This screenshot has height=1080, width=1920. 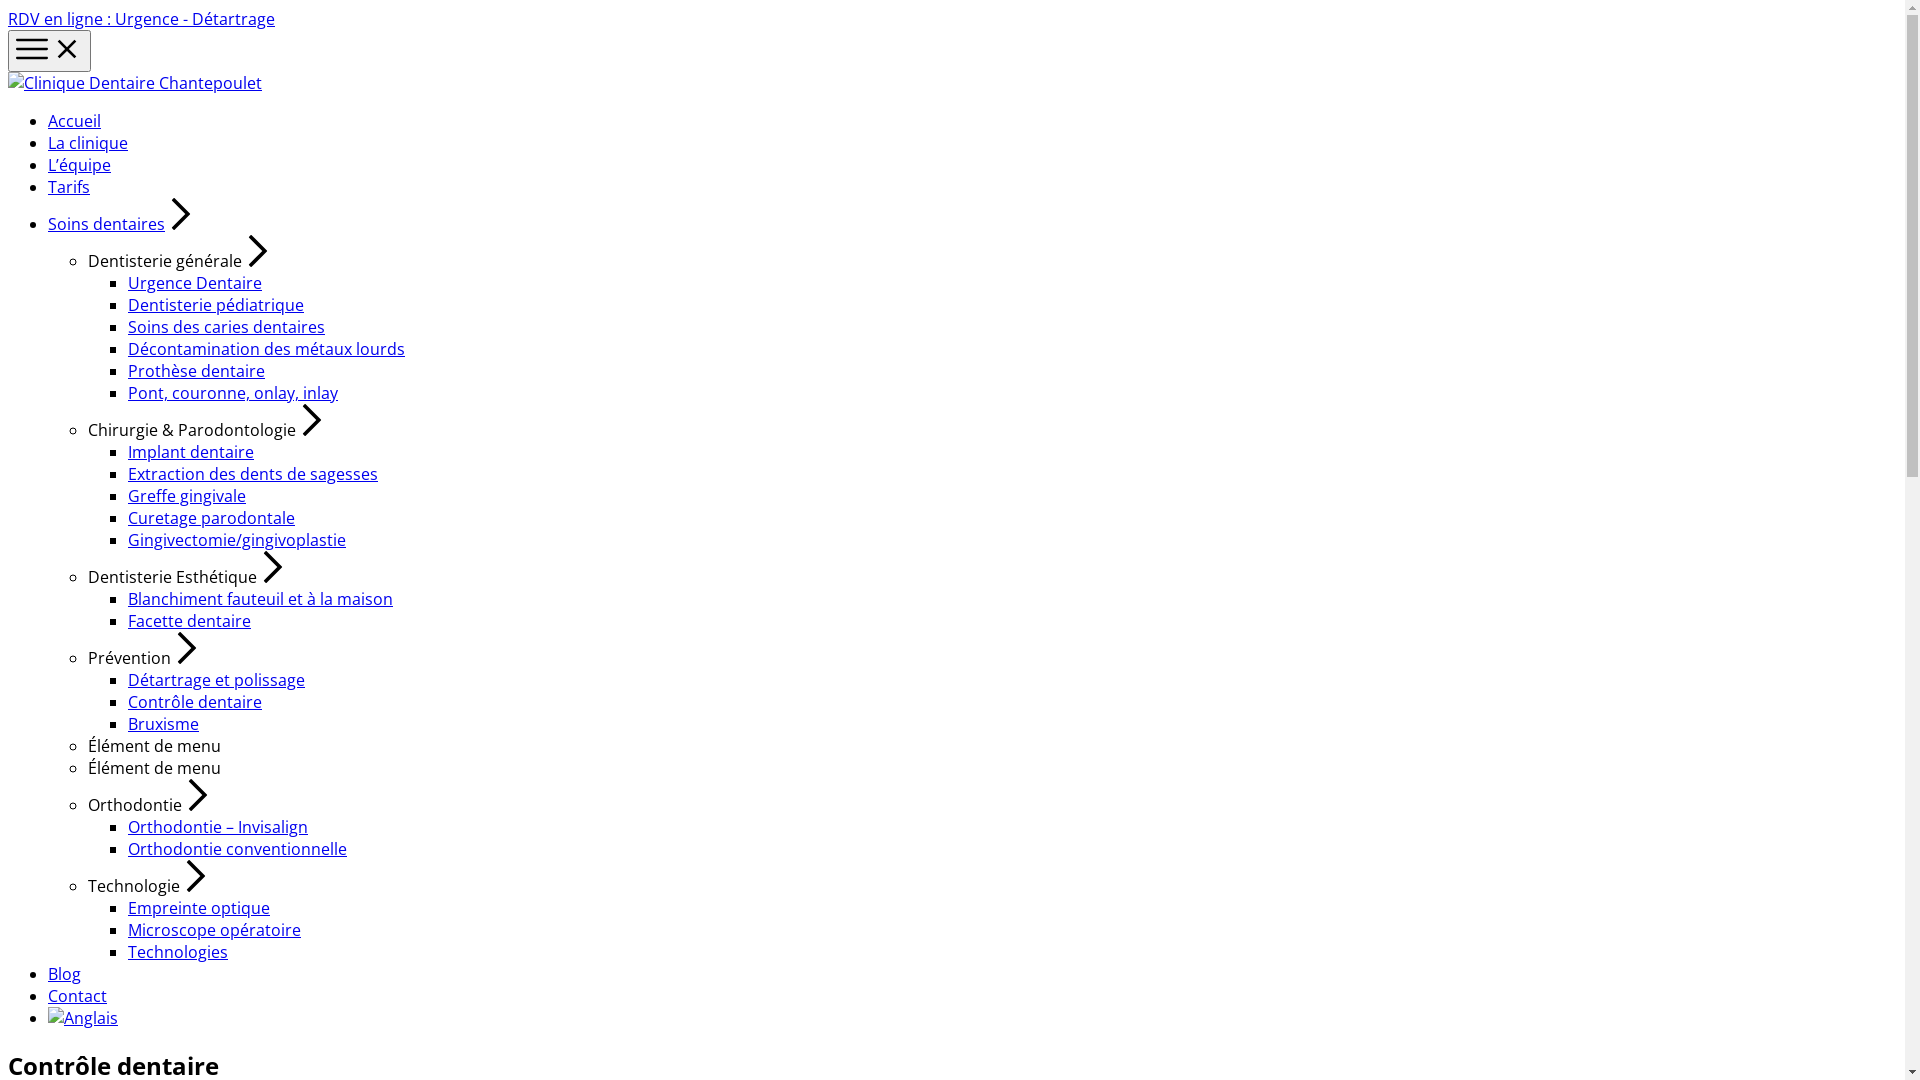 What do you see at coordinates (149, 804) in the screenshot?
I see `'Orthodontie'` at bounding box center [149, 804].